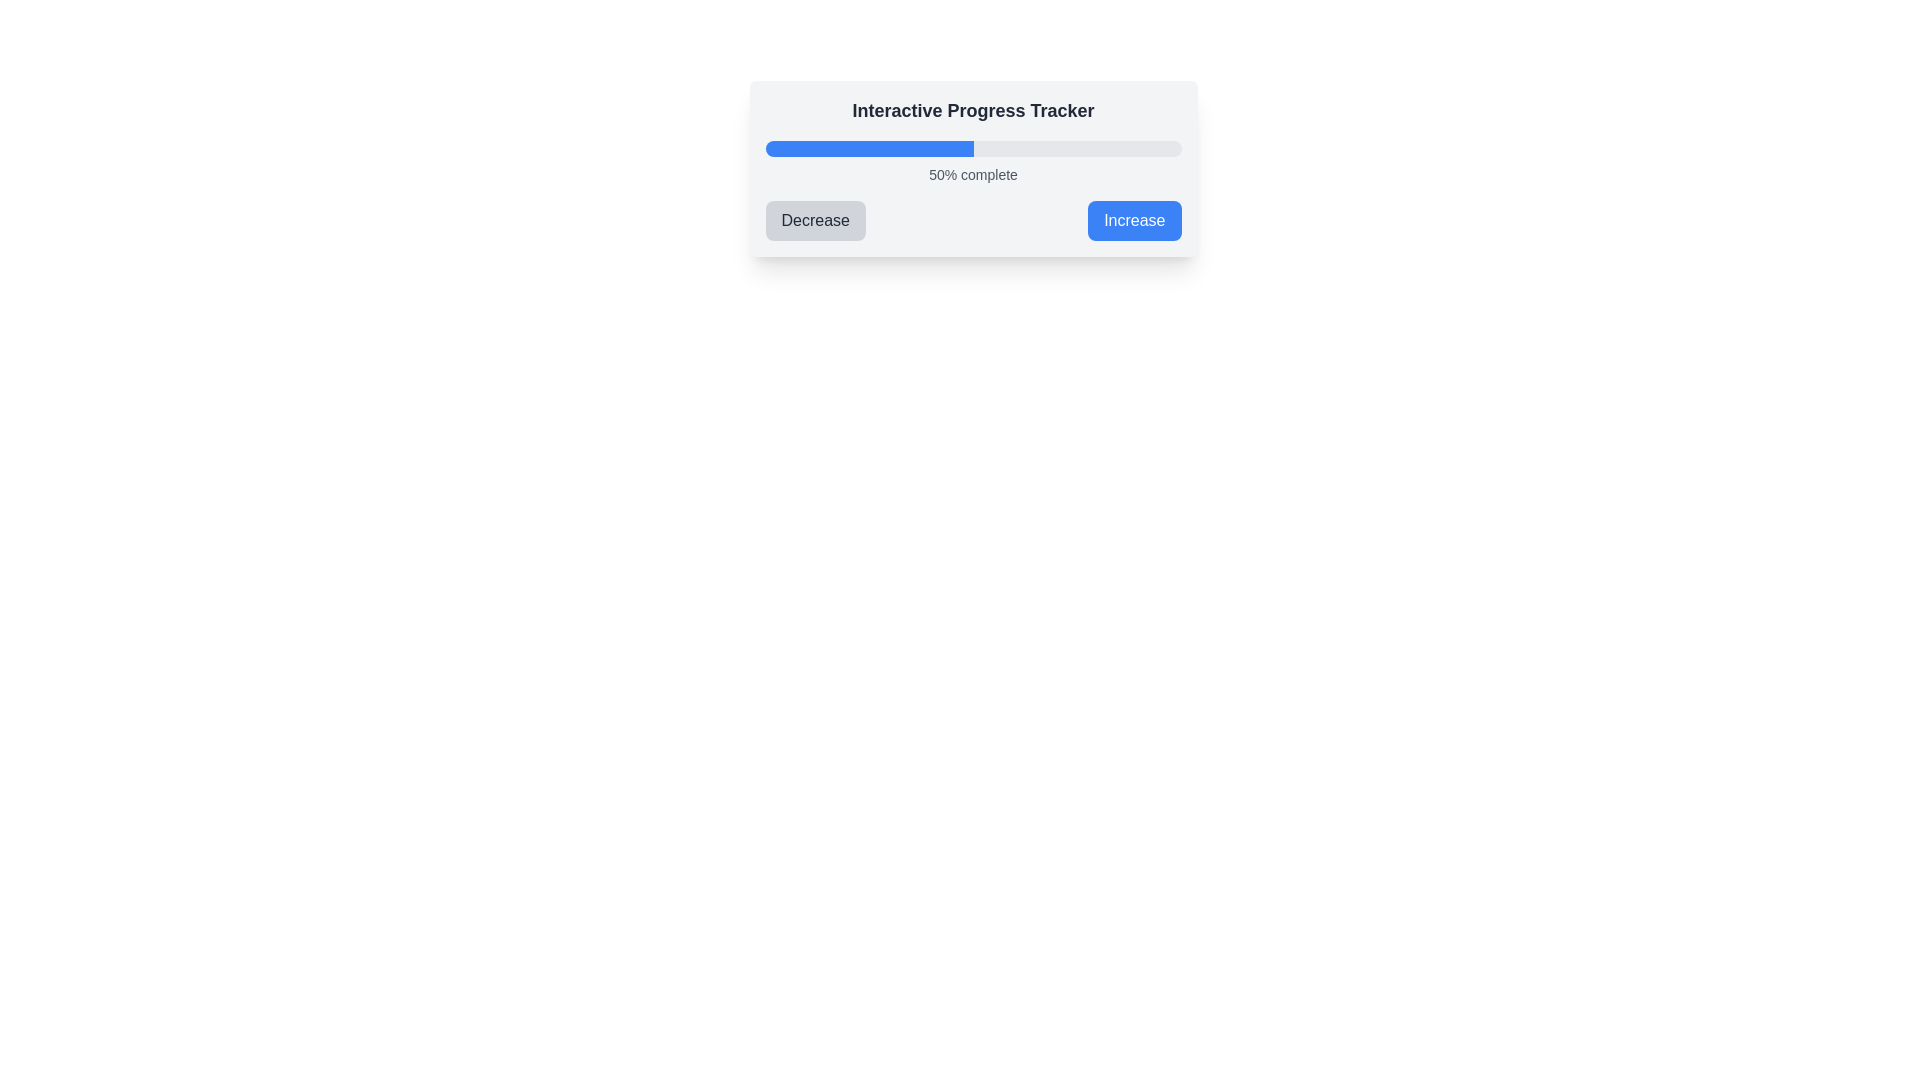 The image size is (1920, 1080). I want to click on the leftmost button labeled 'Decrease' with a light gray background and dark gray text, so click(815, 220).